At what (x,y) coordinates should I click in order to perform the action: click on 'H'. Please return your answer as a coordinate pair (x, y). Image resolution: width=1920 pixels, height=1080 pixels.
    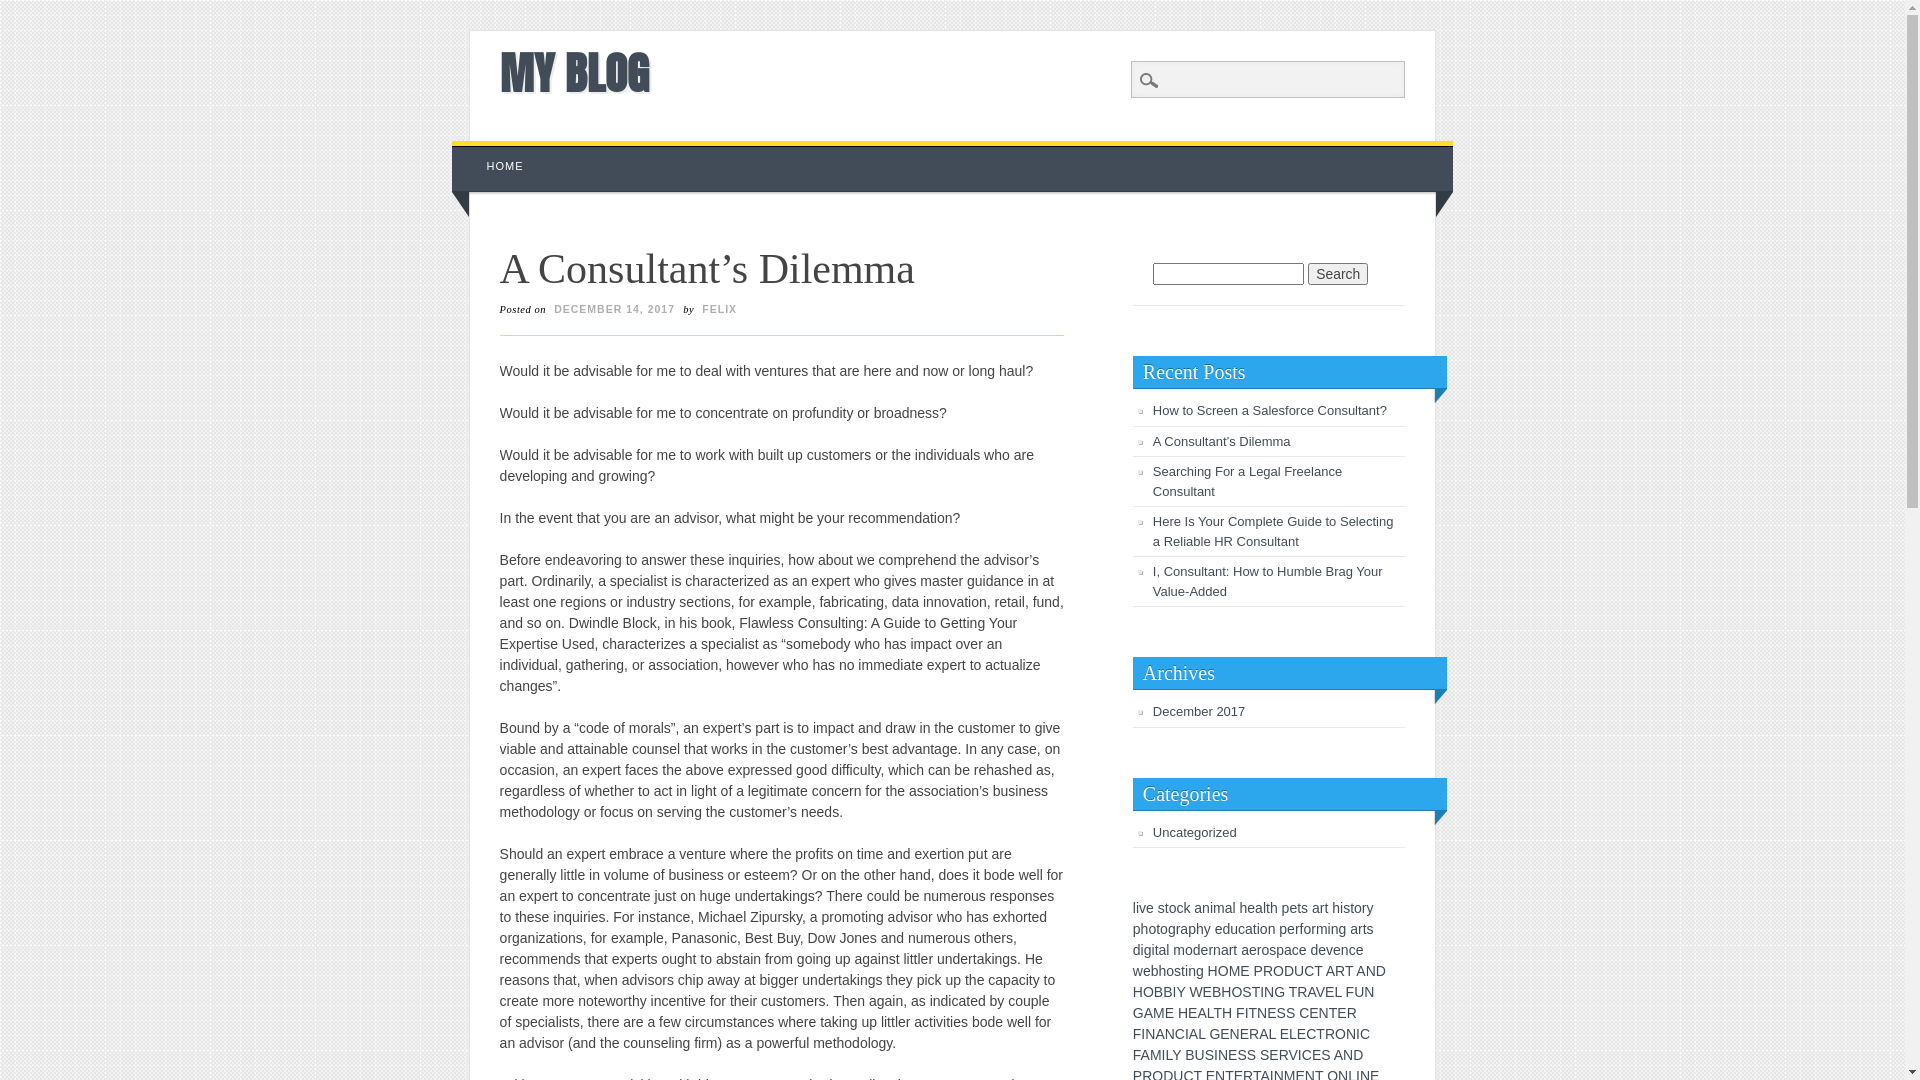
    Looking at the image, I should click on (1182, 1013).